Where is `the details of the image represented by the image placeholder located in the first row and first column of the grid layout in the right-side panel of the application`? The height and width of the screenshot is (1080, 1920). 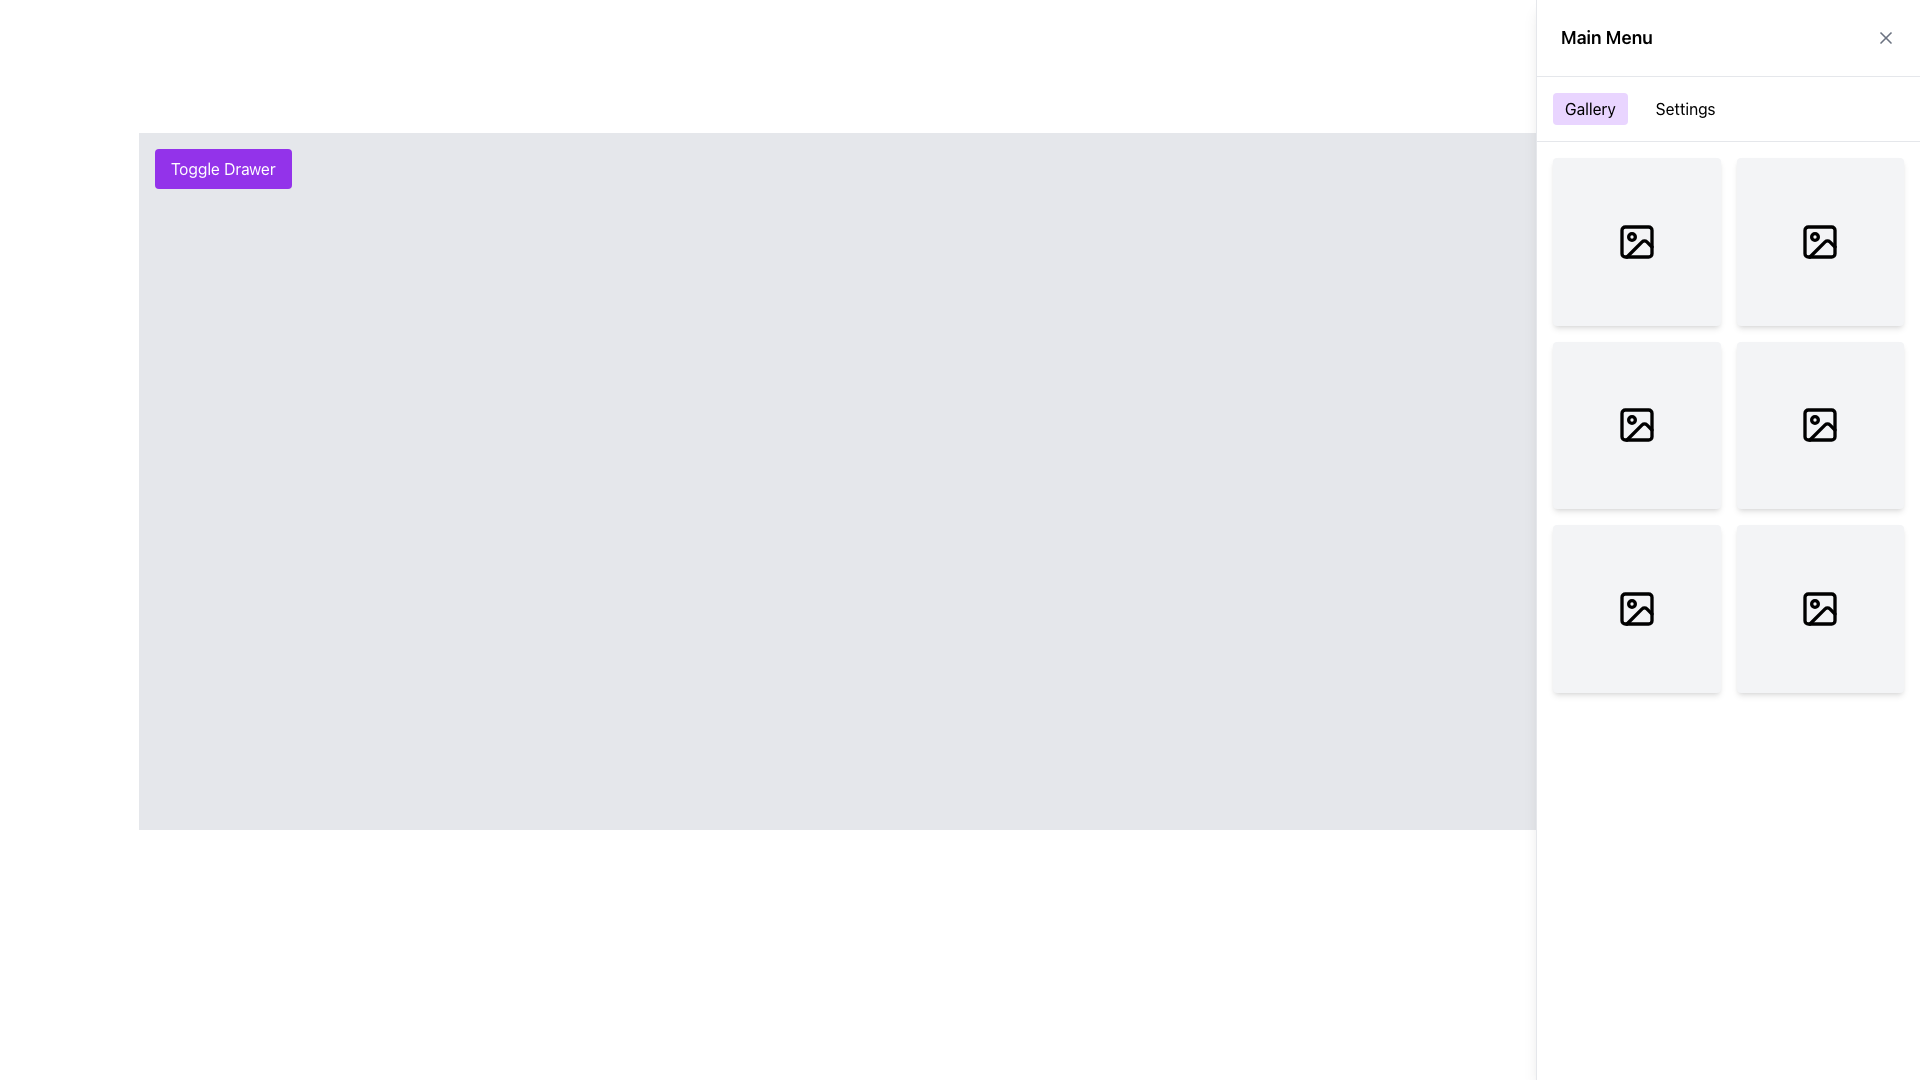 the details of the image represented by the image placeholder located in the first row and first column of the grid layout in the right-side panel of the application is located at coordinates (1636, 240).